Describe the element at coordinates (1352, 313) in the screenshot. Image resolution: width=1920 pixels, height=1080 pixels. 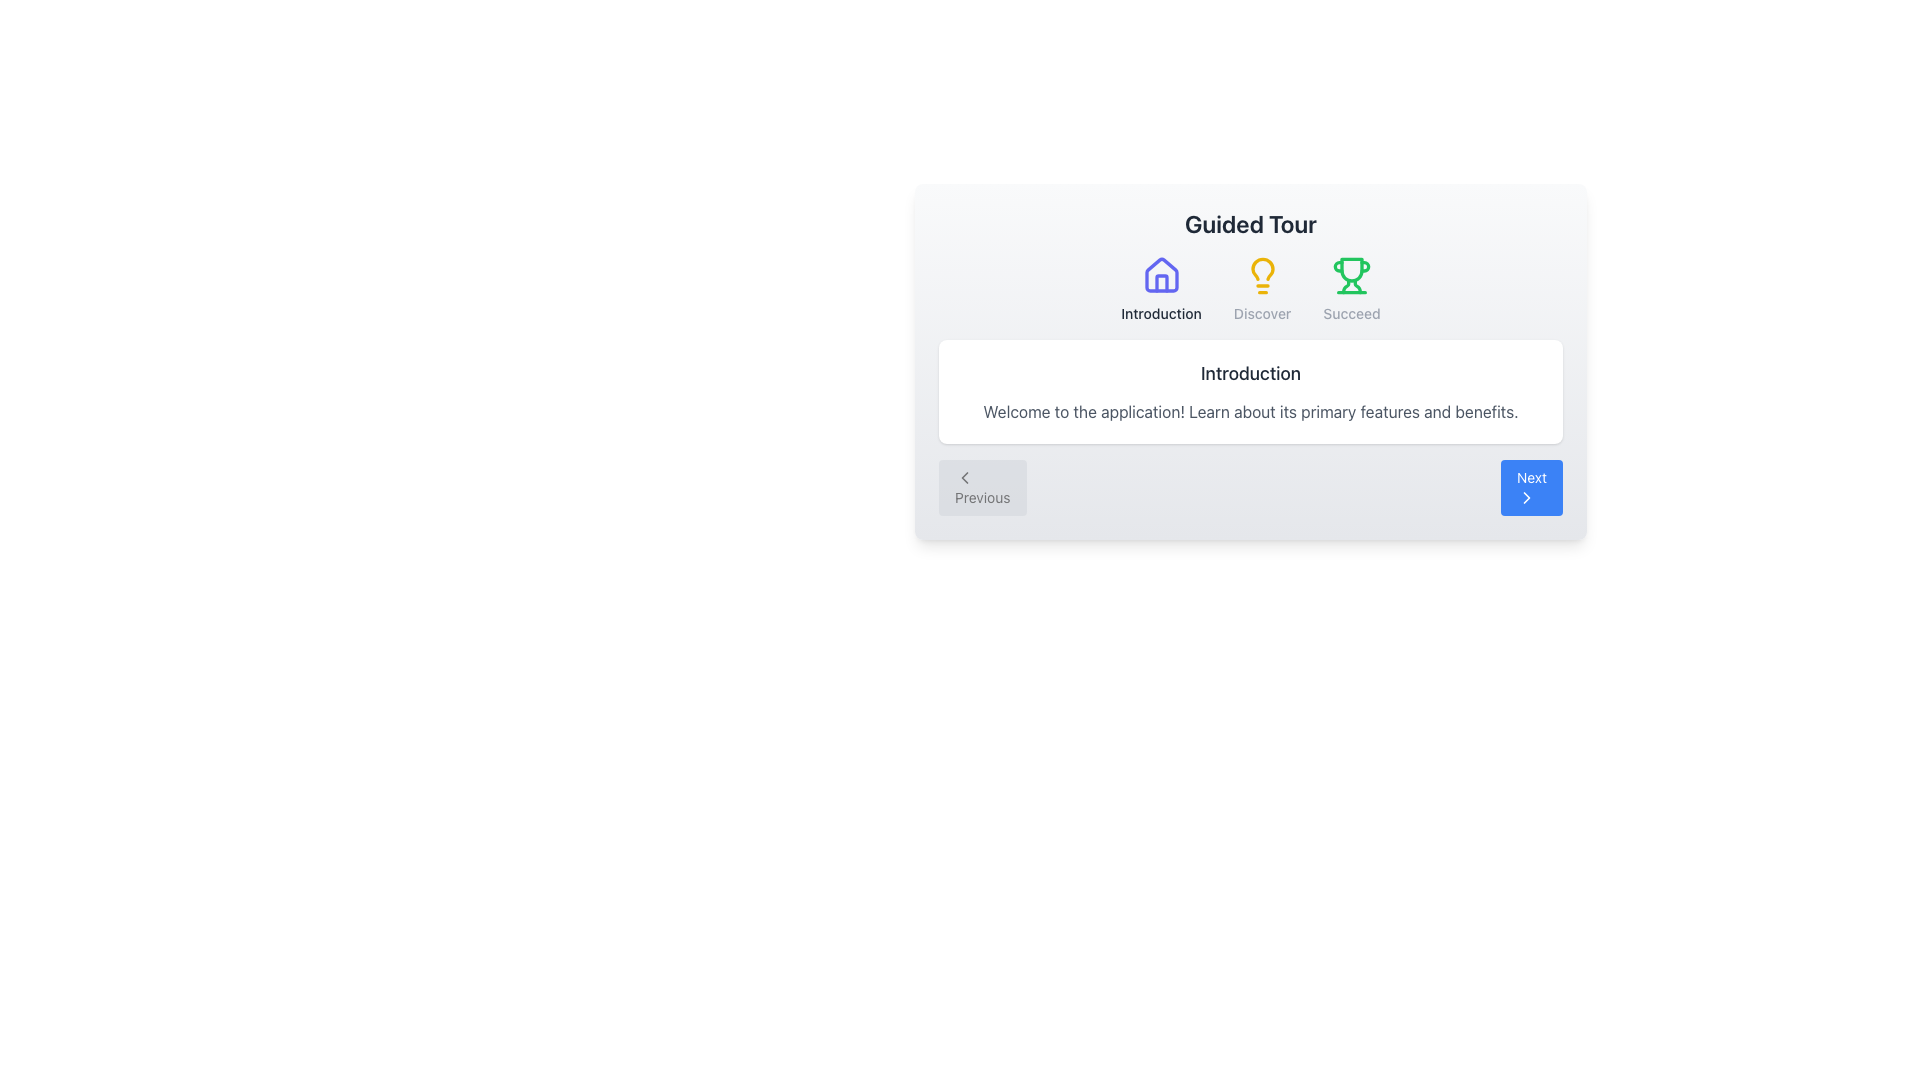
I see `the text label displaying 'Succeed' which is styled in light gray and positioned below the green trophy icon in the upper section of the modal interface` at that location.